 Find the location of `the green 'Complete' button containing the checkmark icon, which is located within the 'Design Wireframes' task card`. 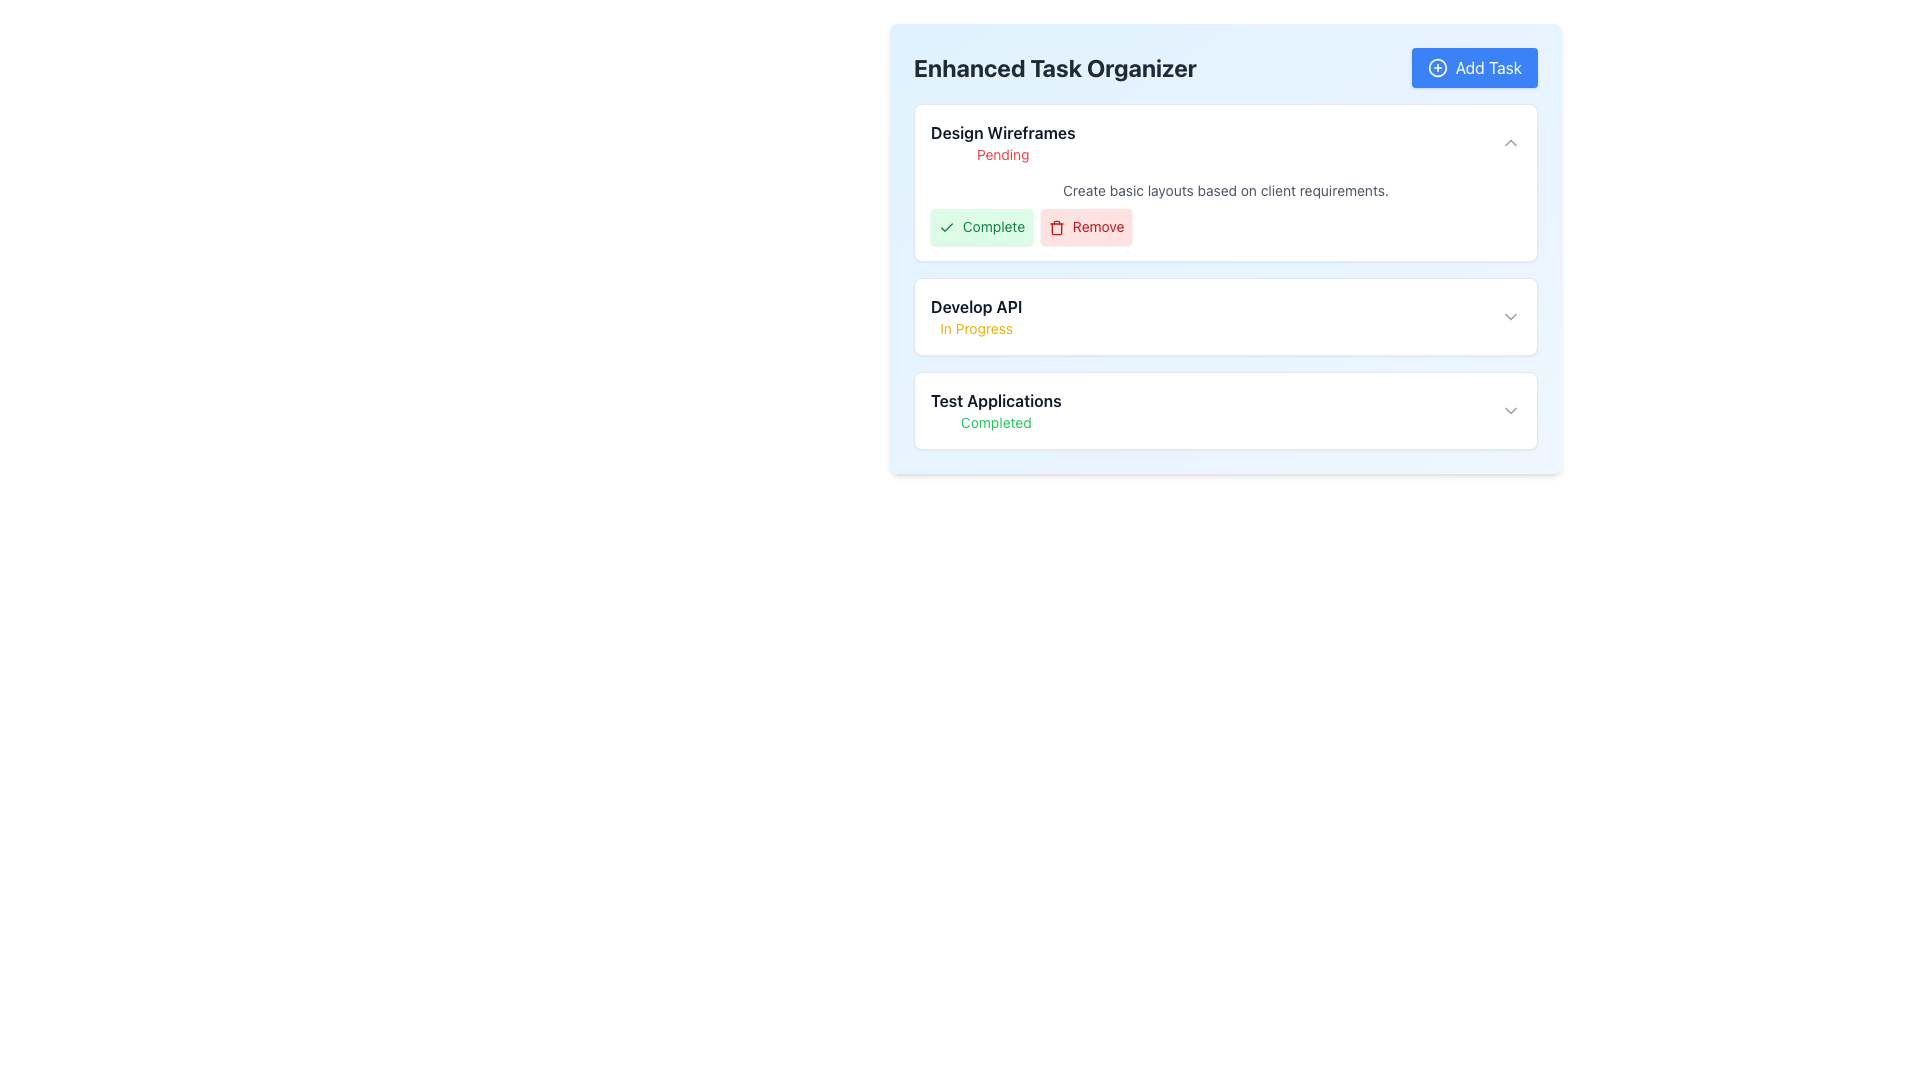

the green 'Complete' button containing the checkmark icon, which is located within the 'Design Wireframes' task card is located at coordinates (945, 226).